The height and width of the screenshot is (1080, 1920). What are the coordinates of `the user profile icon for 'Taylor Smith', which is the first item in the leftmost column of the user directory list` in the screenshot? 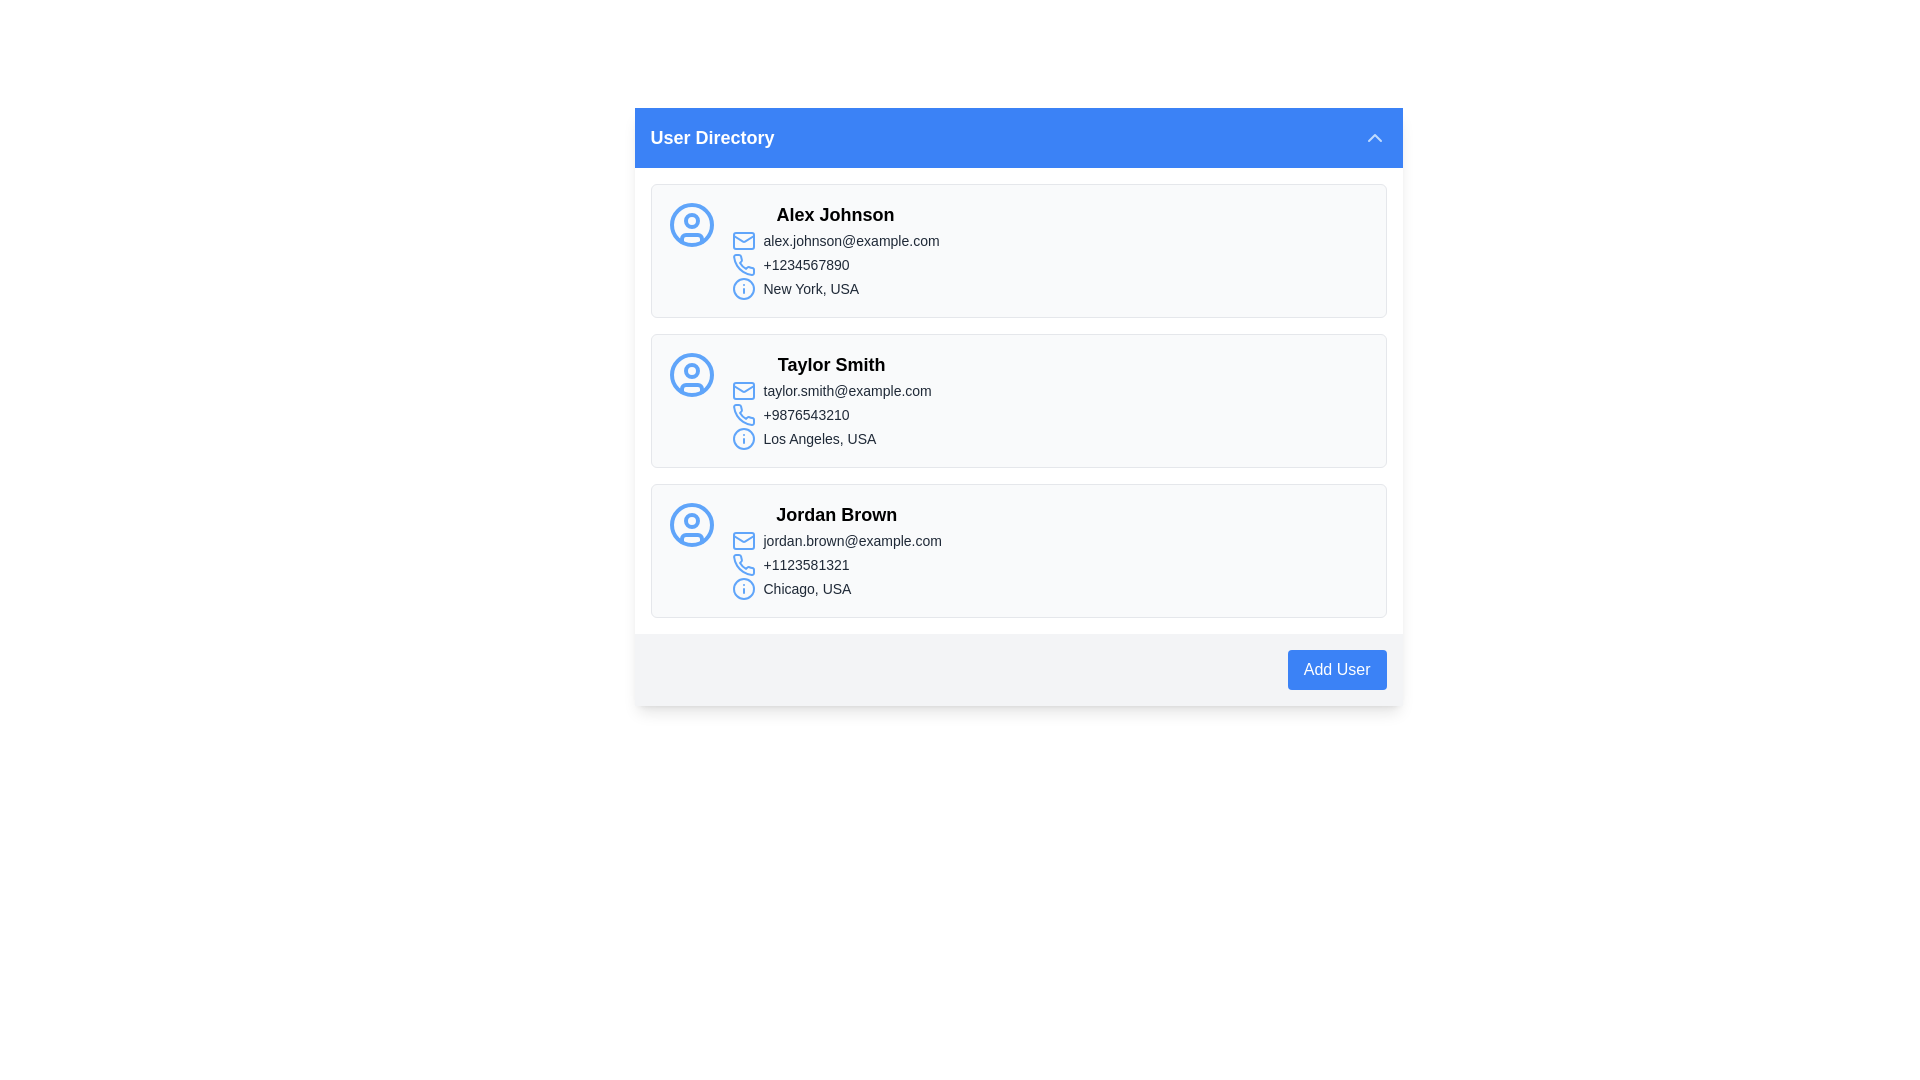 It's located at (691, 374).